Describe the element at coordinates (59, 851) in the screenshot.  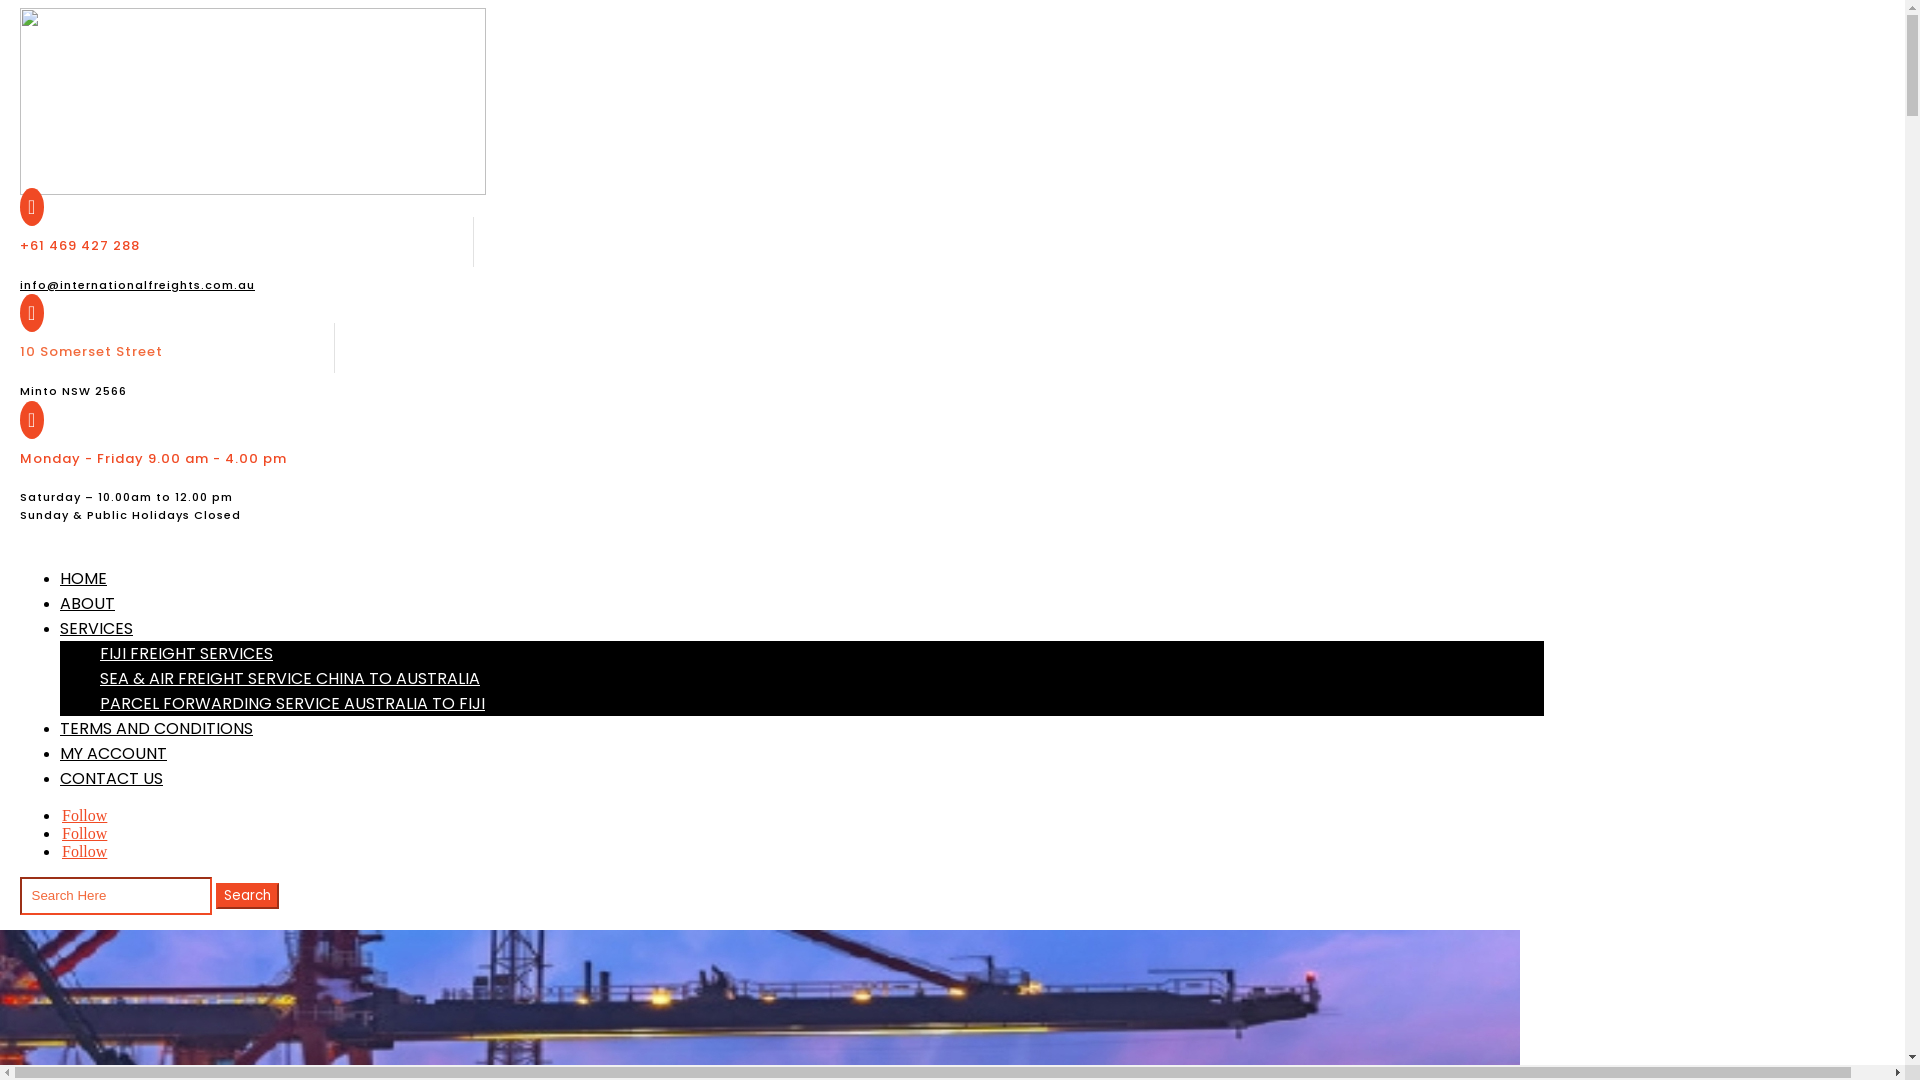
I see `'Follow'` at that location.